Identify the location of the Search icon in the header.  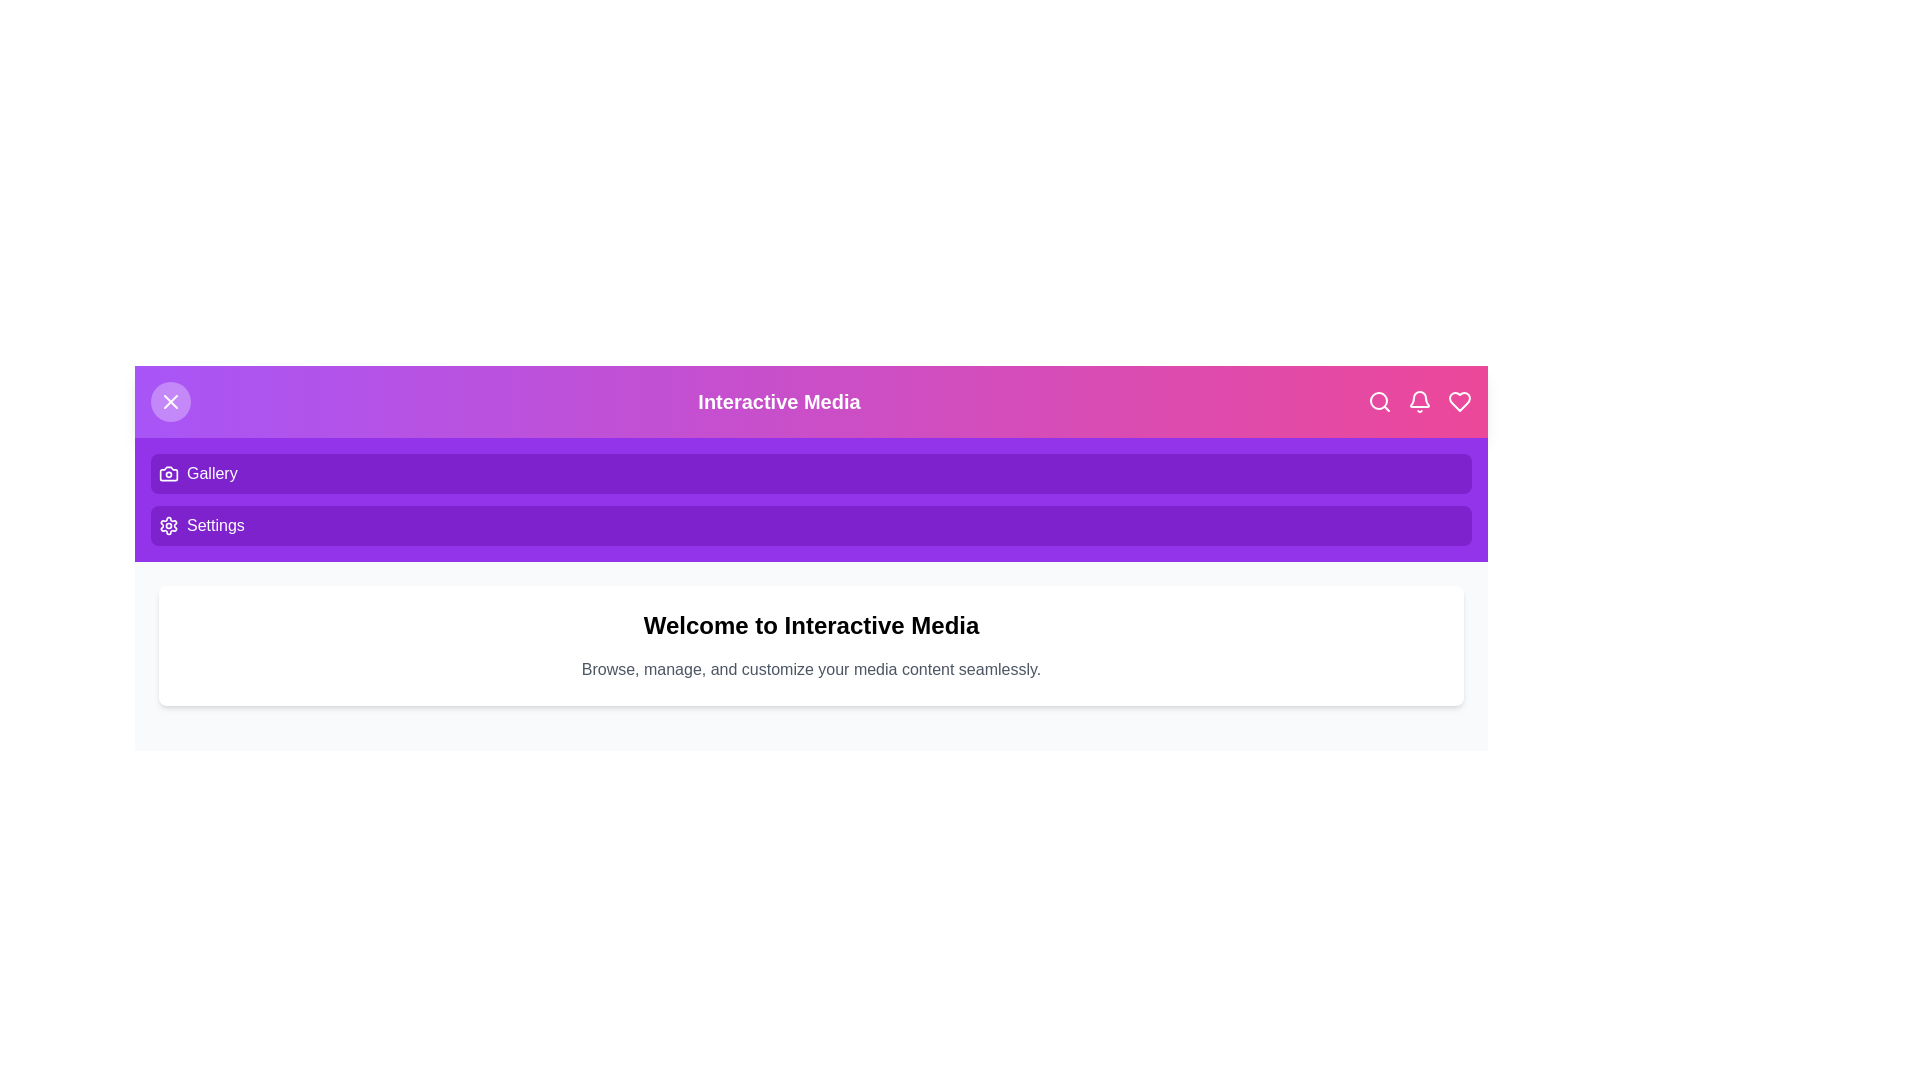
(1378, 401).